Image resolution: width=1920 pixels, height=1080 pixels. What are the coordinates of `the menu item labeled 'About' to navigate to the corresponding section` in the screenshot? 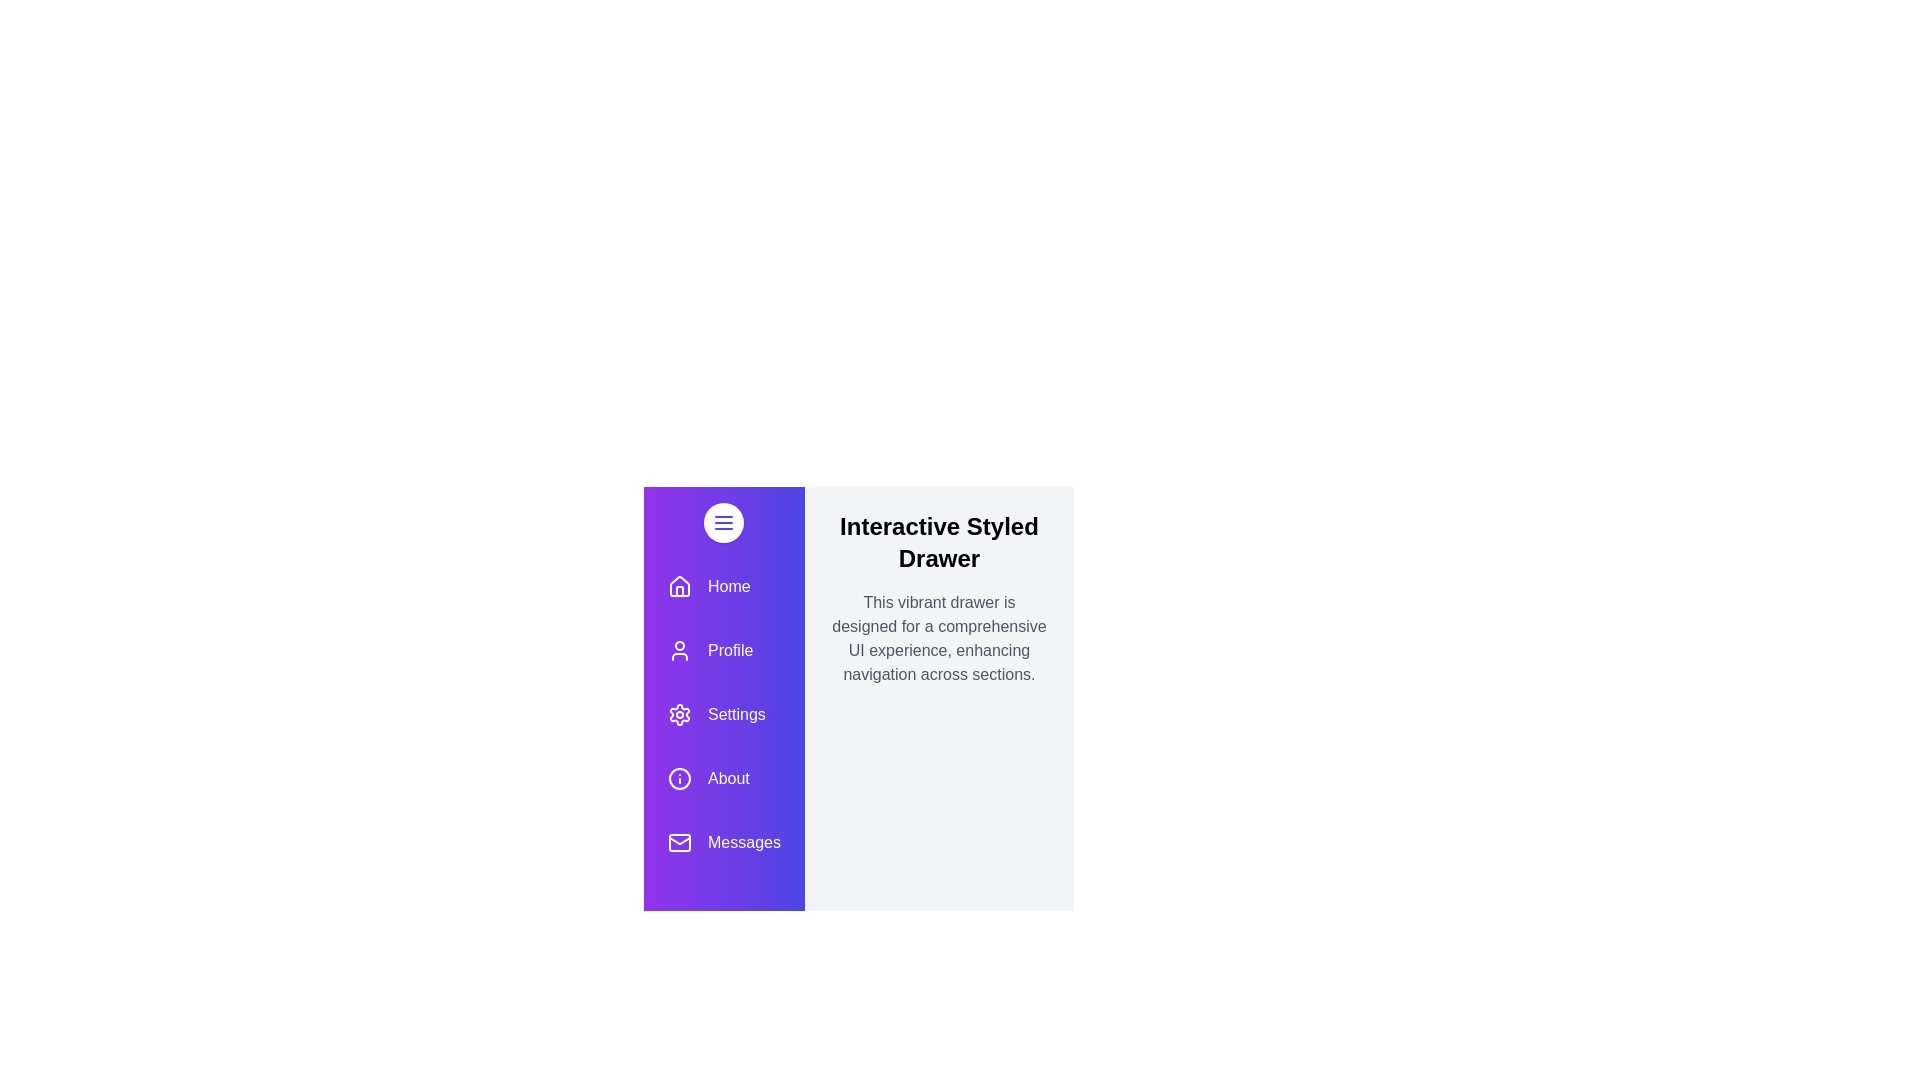 It's located at (723, 778).